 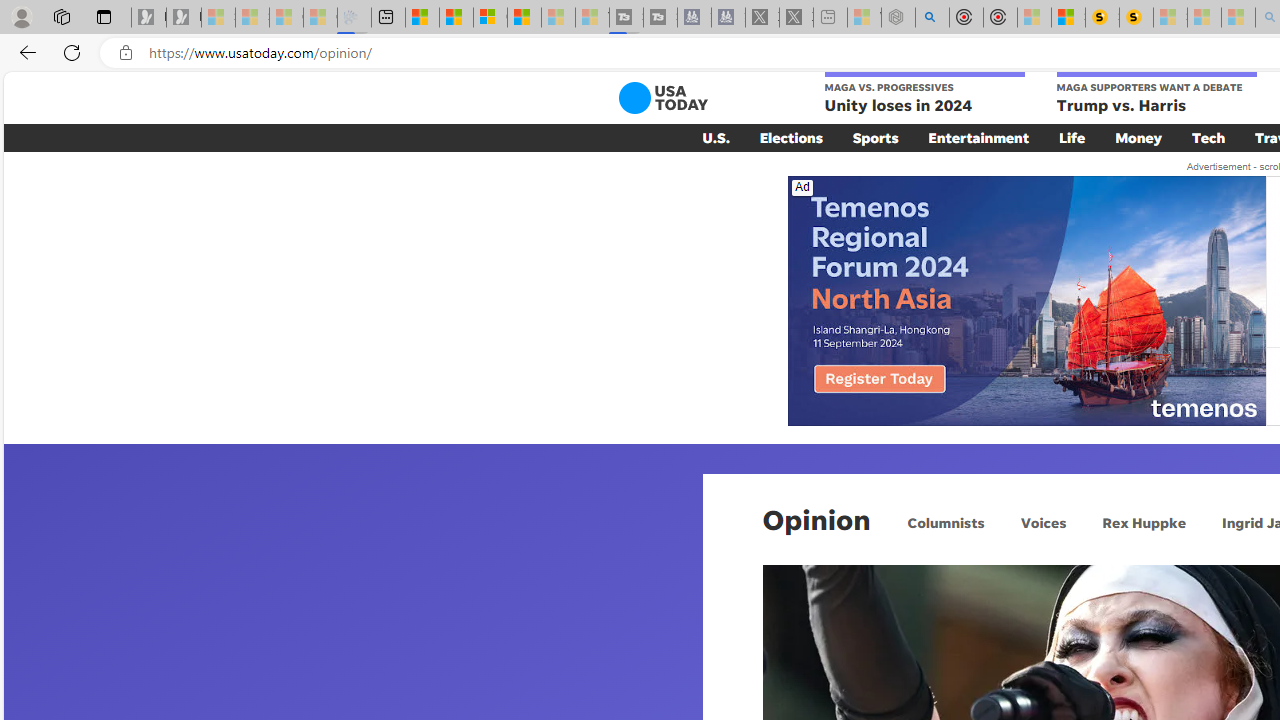 What do you see at coordinates (1138, 136) in the screenshot?
I see `'Money'` at bounding box center [1138, 136].